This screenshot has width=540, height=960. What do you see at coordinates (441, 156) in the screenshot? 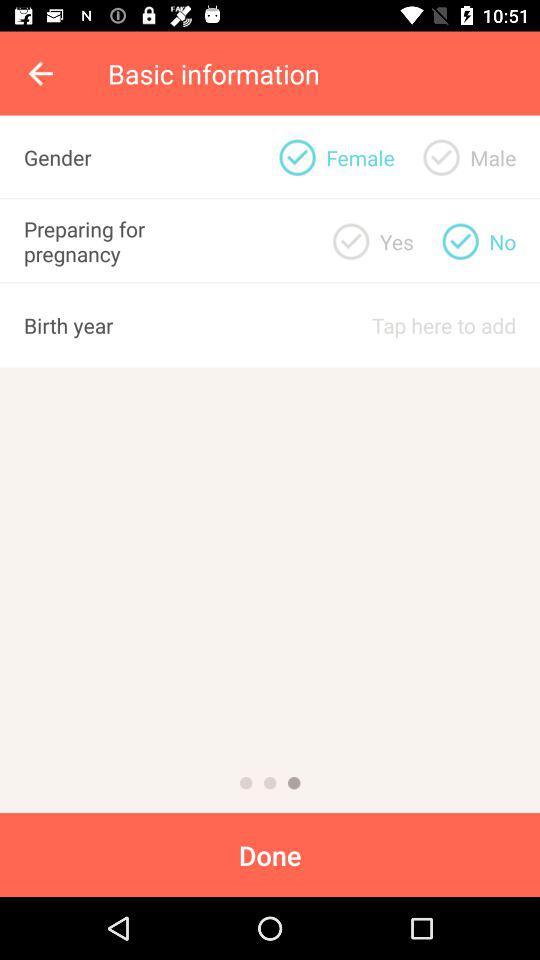
I see `gender` at bounding box center [441, 156].